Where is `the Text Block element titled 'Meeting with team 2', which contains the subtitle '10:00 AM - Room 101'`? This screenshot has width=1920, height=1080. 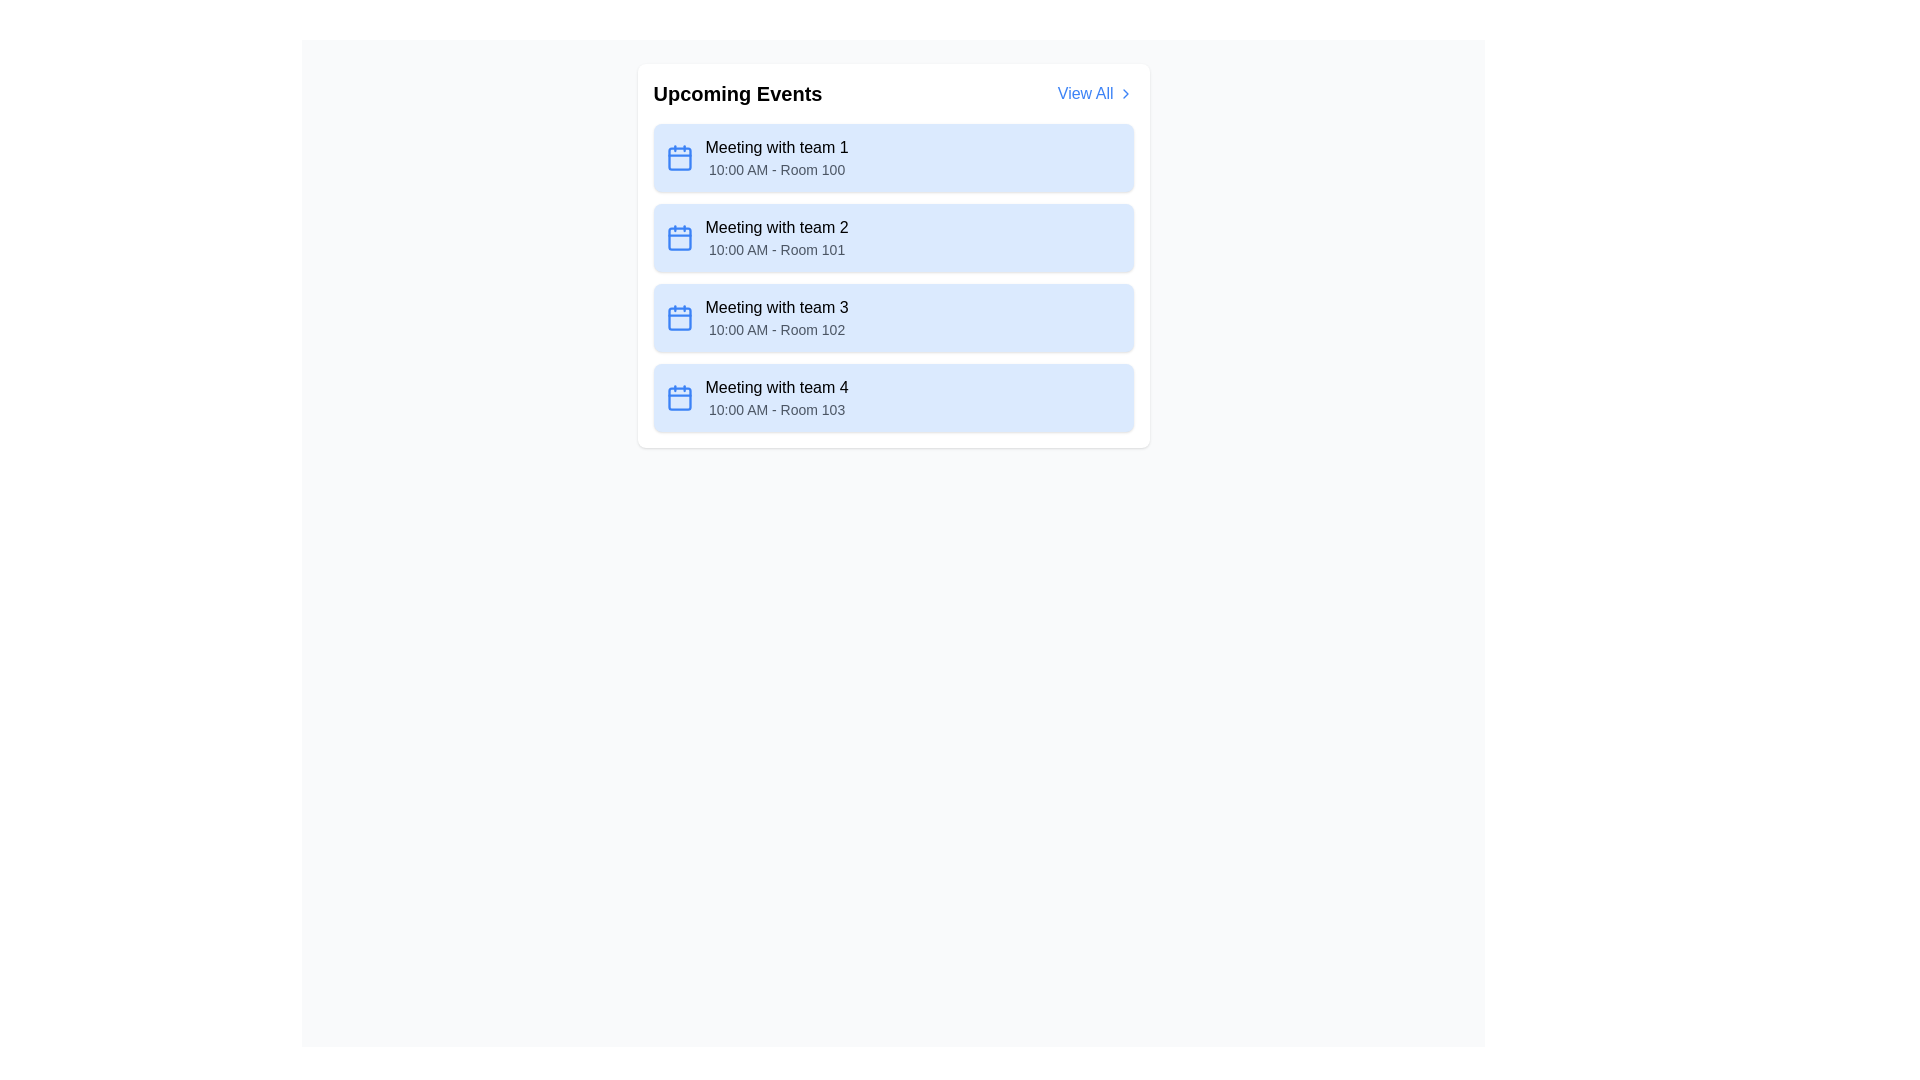
the Text Block element titled 'Meeting with team 2', which contains the subtitle '10:00 AM - Room 101' is located at coordinates (776, 237).